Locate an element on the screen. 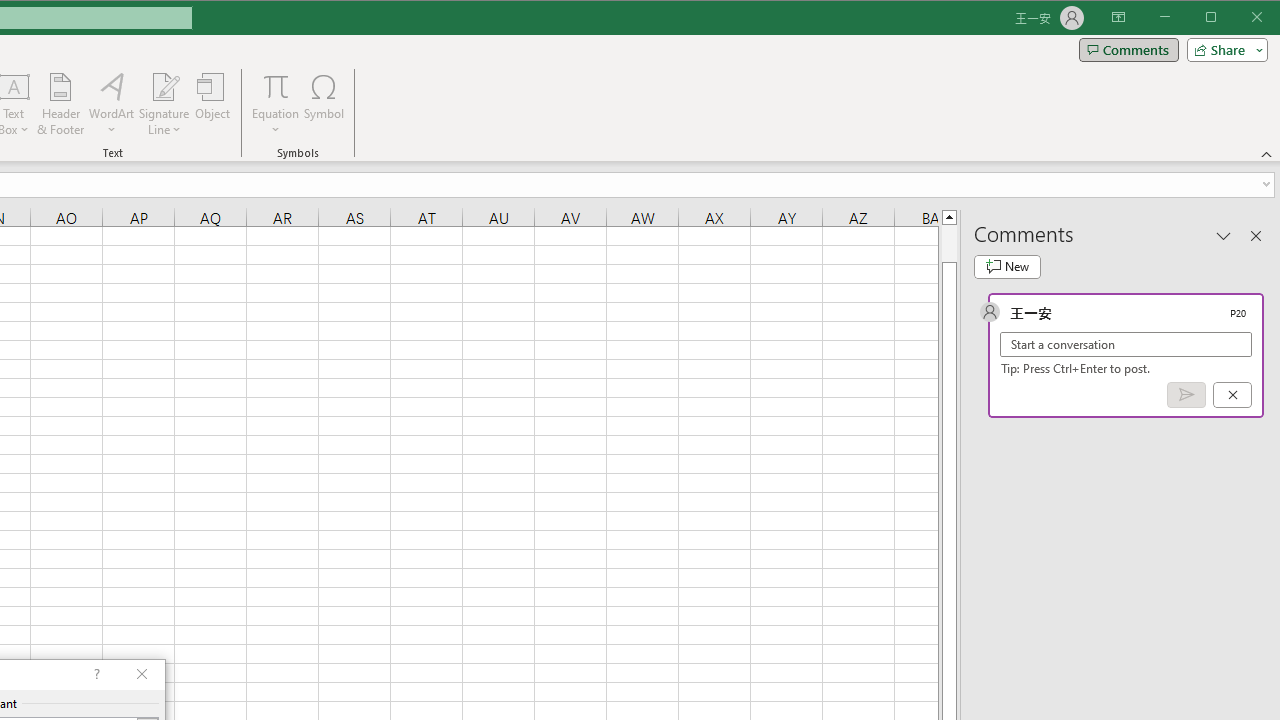 The width and height of the screenshot is (1280, 720). 'Equation' is located at coordinates (274, 104).